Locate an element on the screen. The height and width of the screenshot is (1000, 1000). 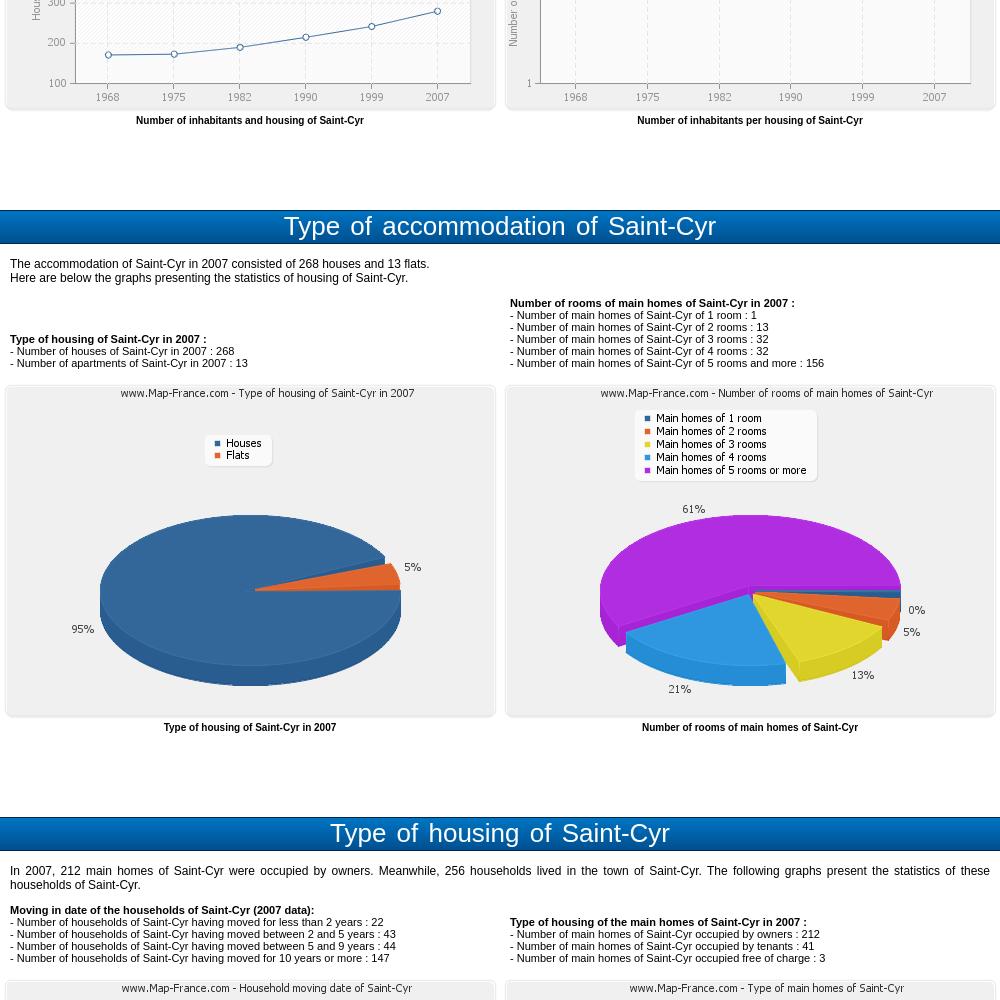
'- Number of apartments of Saint-Cyr in 2007 : 13' is located at coordinates (128, 362).